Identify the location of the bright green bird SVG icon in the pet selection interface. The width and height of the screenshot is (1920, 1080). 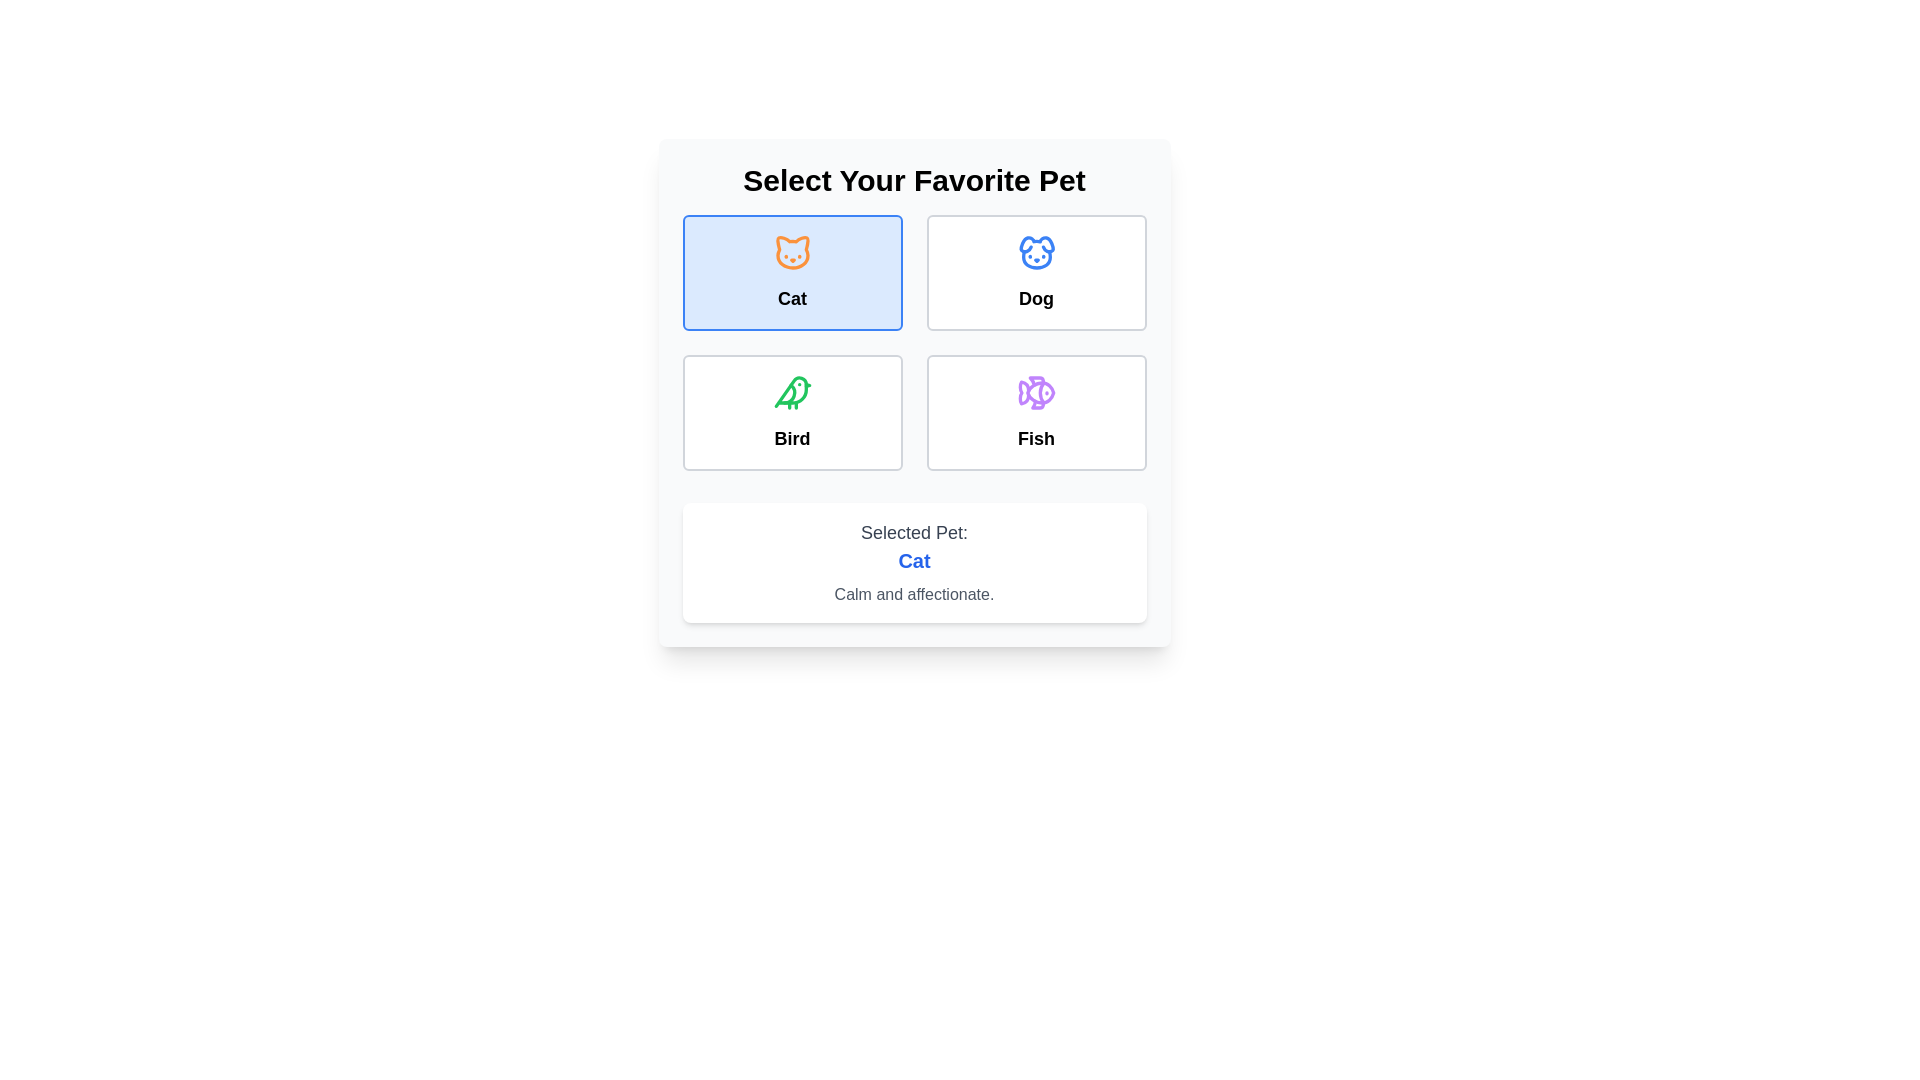
(791, 393).